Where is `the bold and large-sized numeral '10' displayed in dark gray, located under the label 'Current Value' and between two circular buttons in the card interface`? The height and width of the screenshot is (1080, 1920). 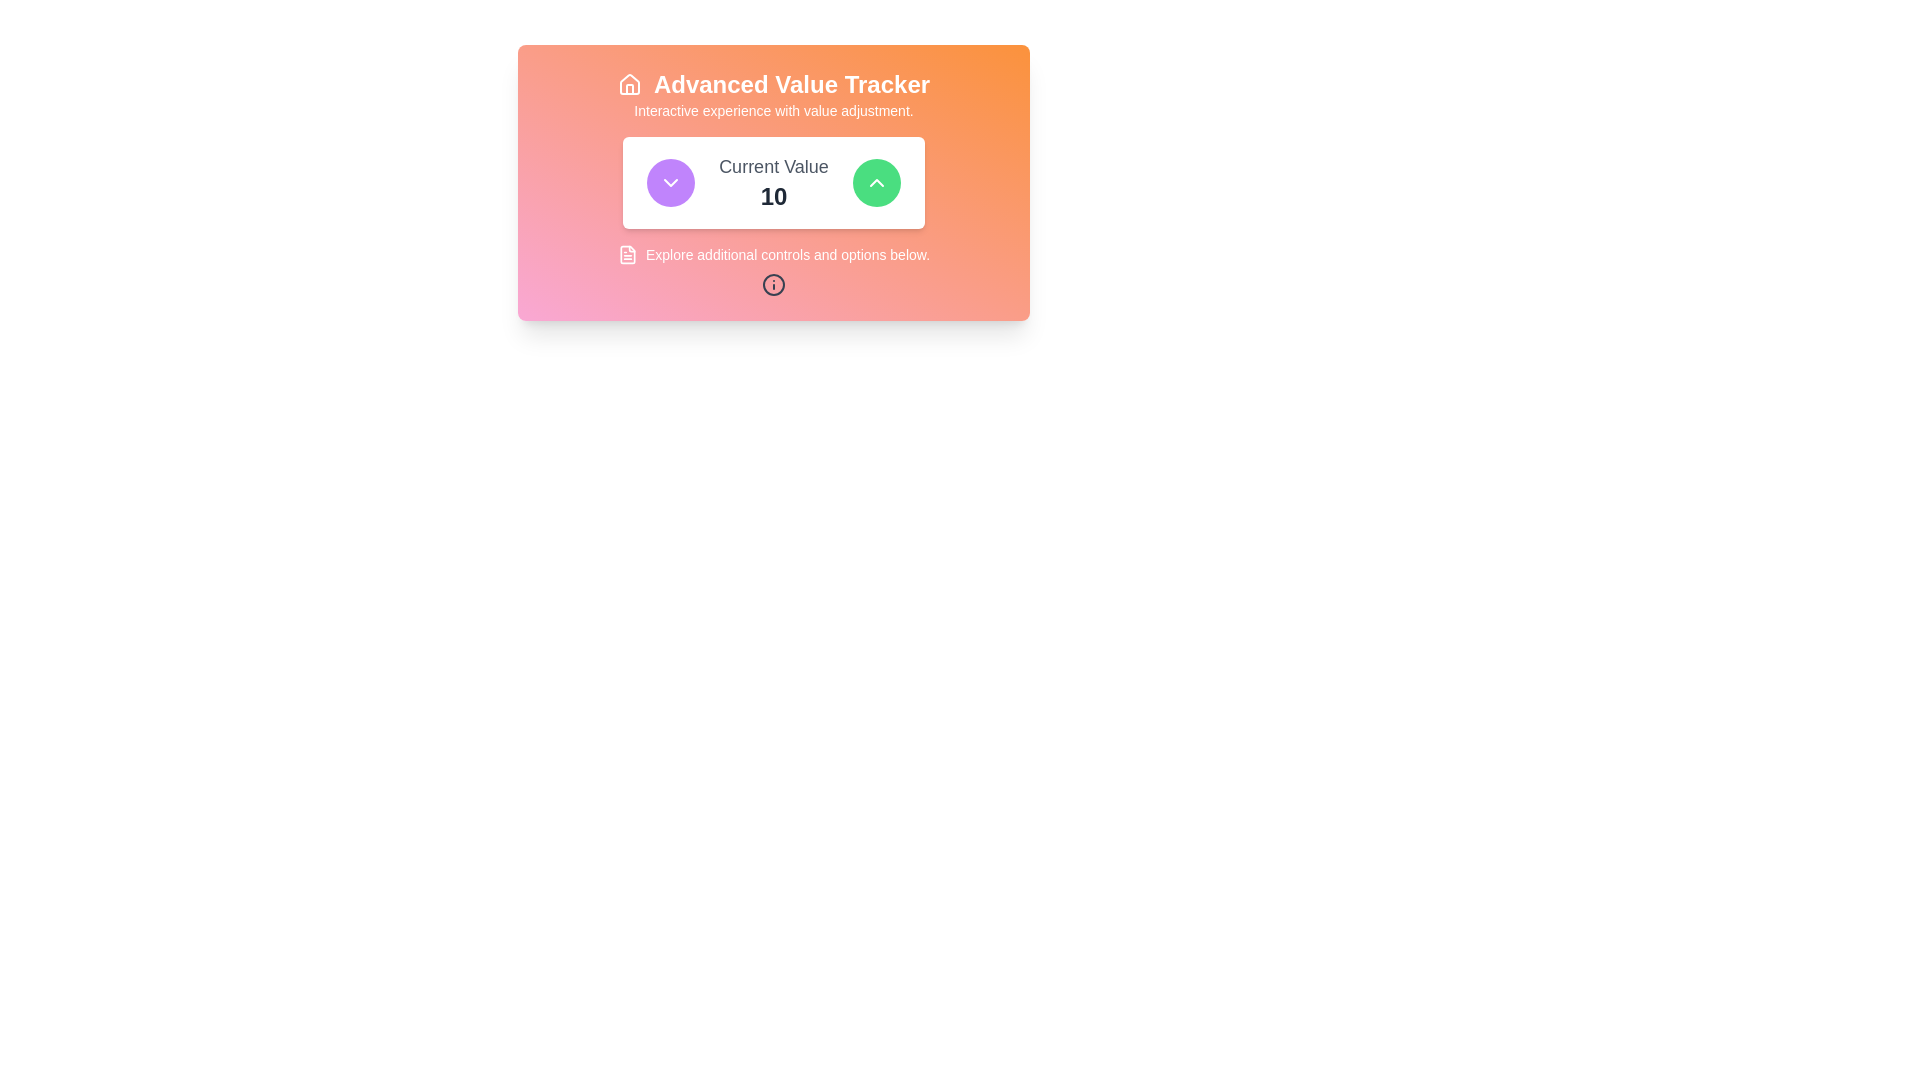
the bold and large-sized numeral '10' displayed in dark gray, located under the label 'Current Value' and between two circular buttons in the card interface is located at coordinates (772, 196).